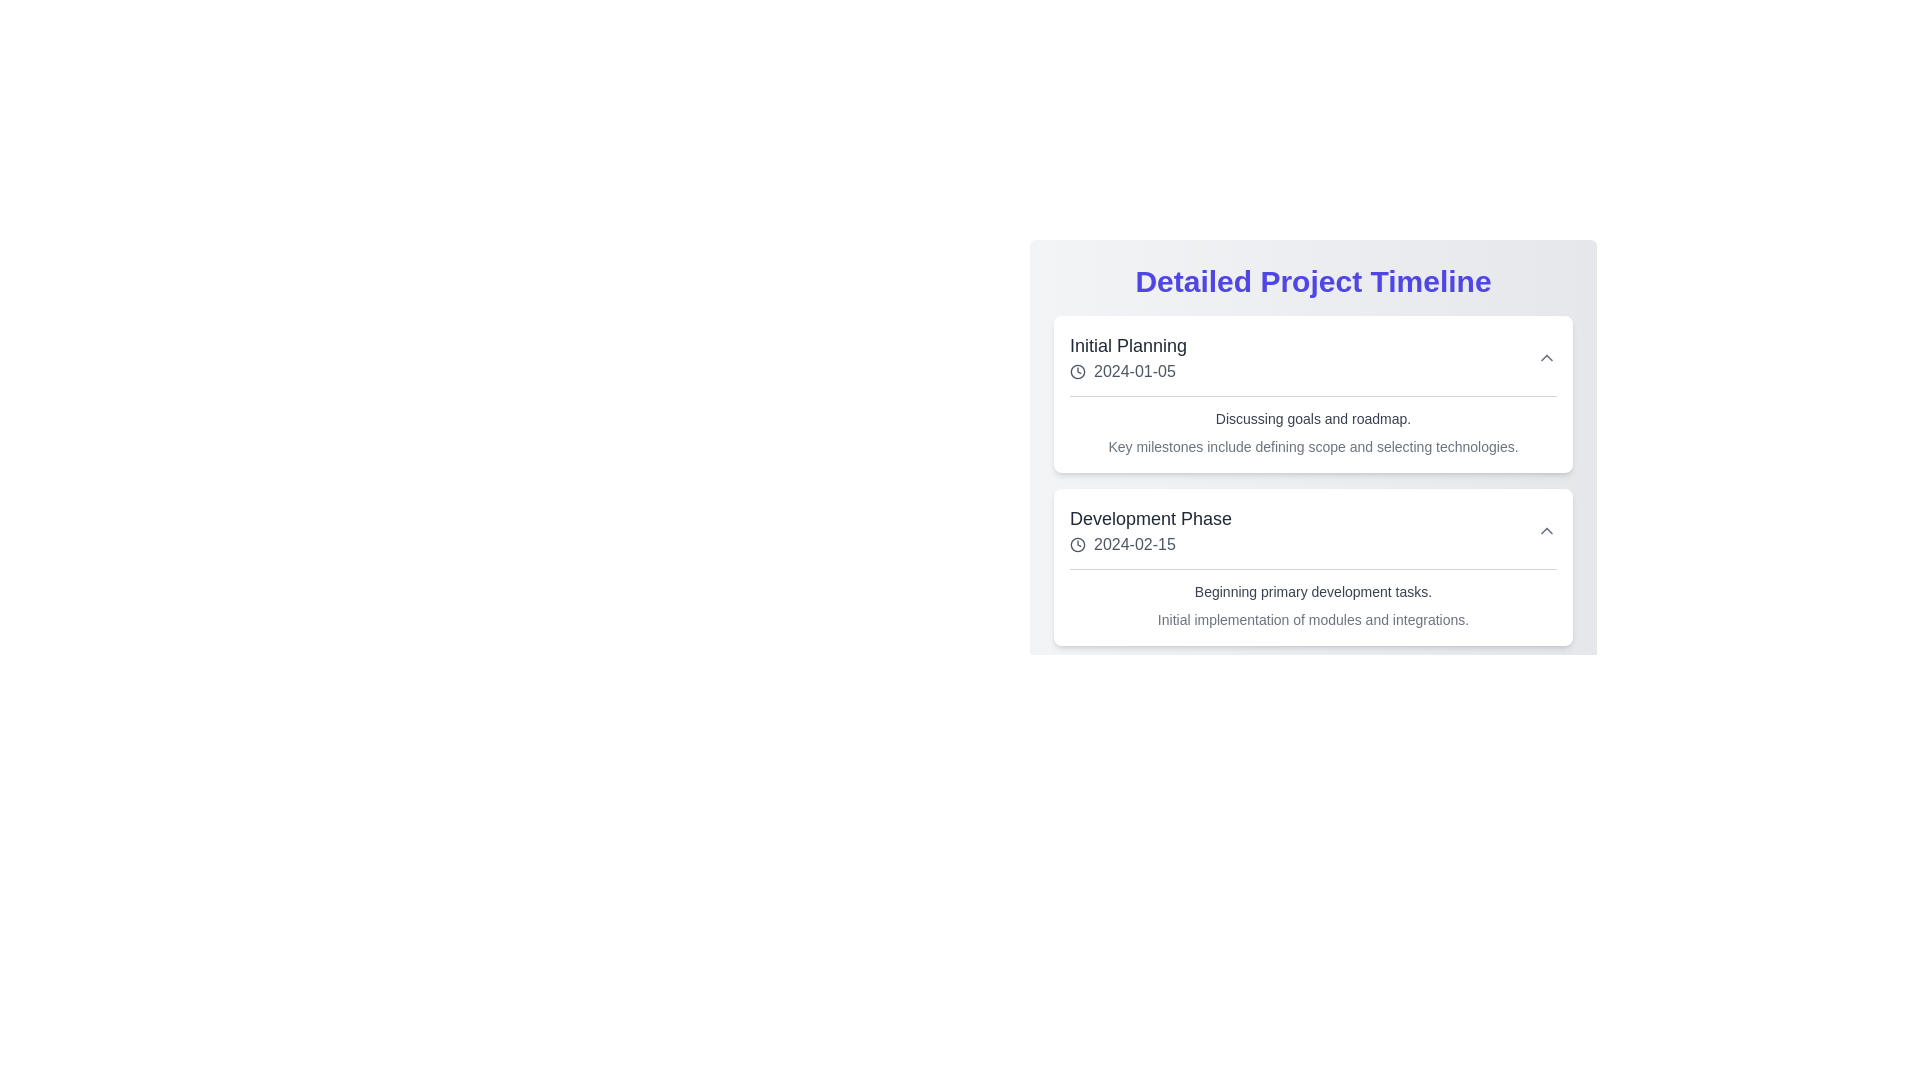 Image resolution: width=1920 pixels, height=1080 pixels. Describe the element at coordinates (1313, 394) in the screenshot. I see `the first rectangular card with a white background and rounded corners in the 'Detailed Project Timeline' section` at that location.